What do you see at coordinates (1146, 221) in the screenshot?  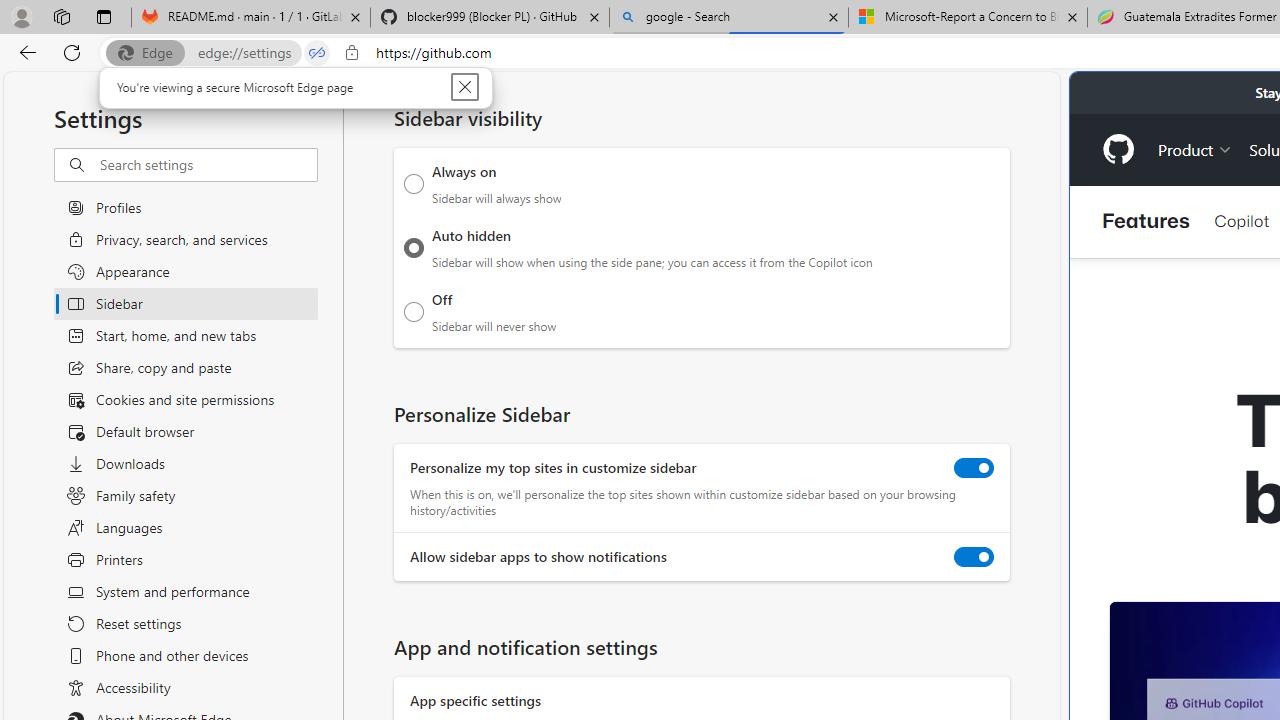 I see `'Features'` at bounding box center [1146, 221].